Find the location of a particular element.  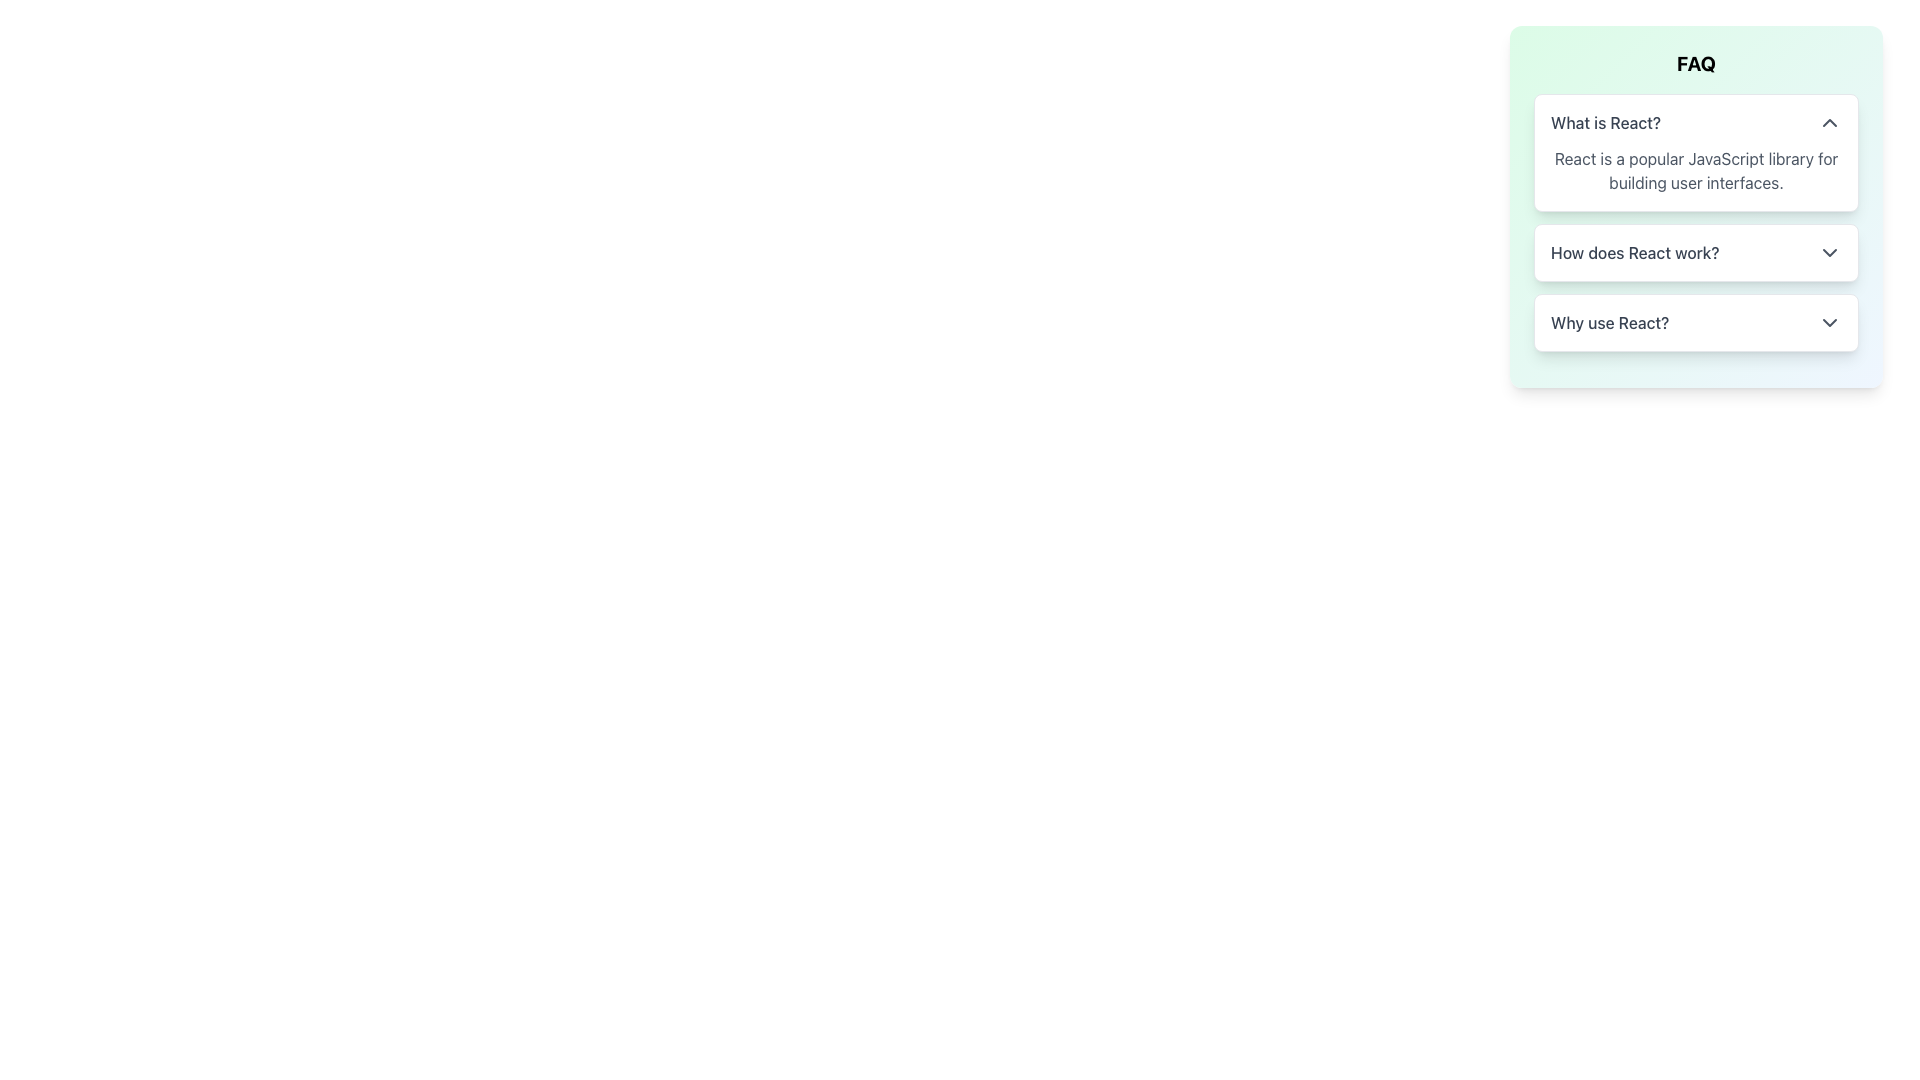

the Text Element displaying 'What is React?' in bold gray font, which is the first question in the FAQ section is located at coordinates (1606, 123).